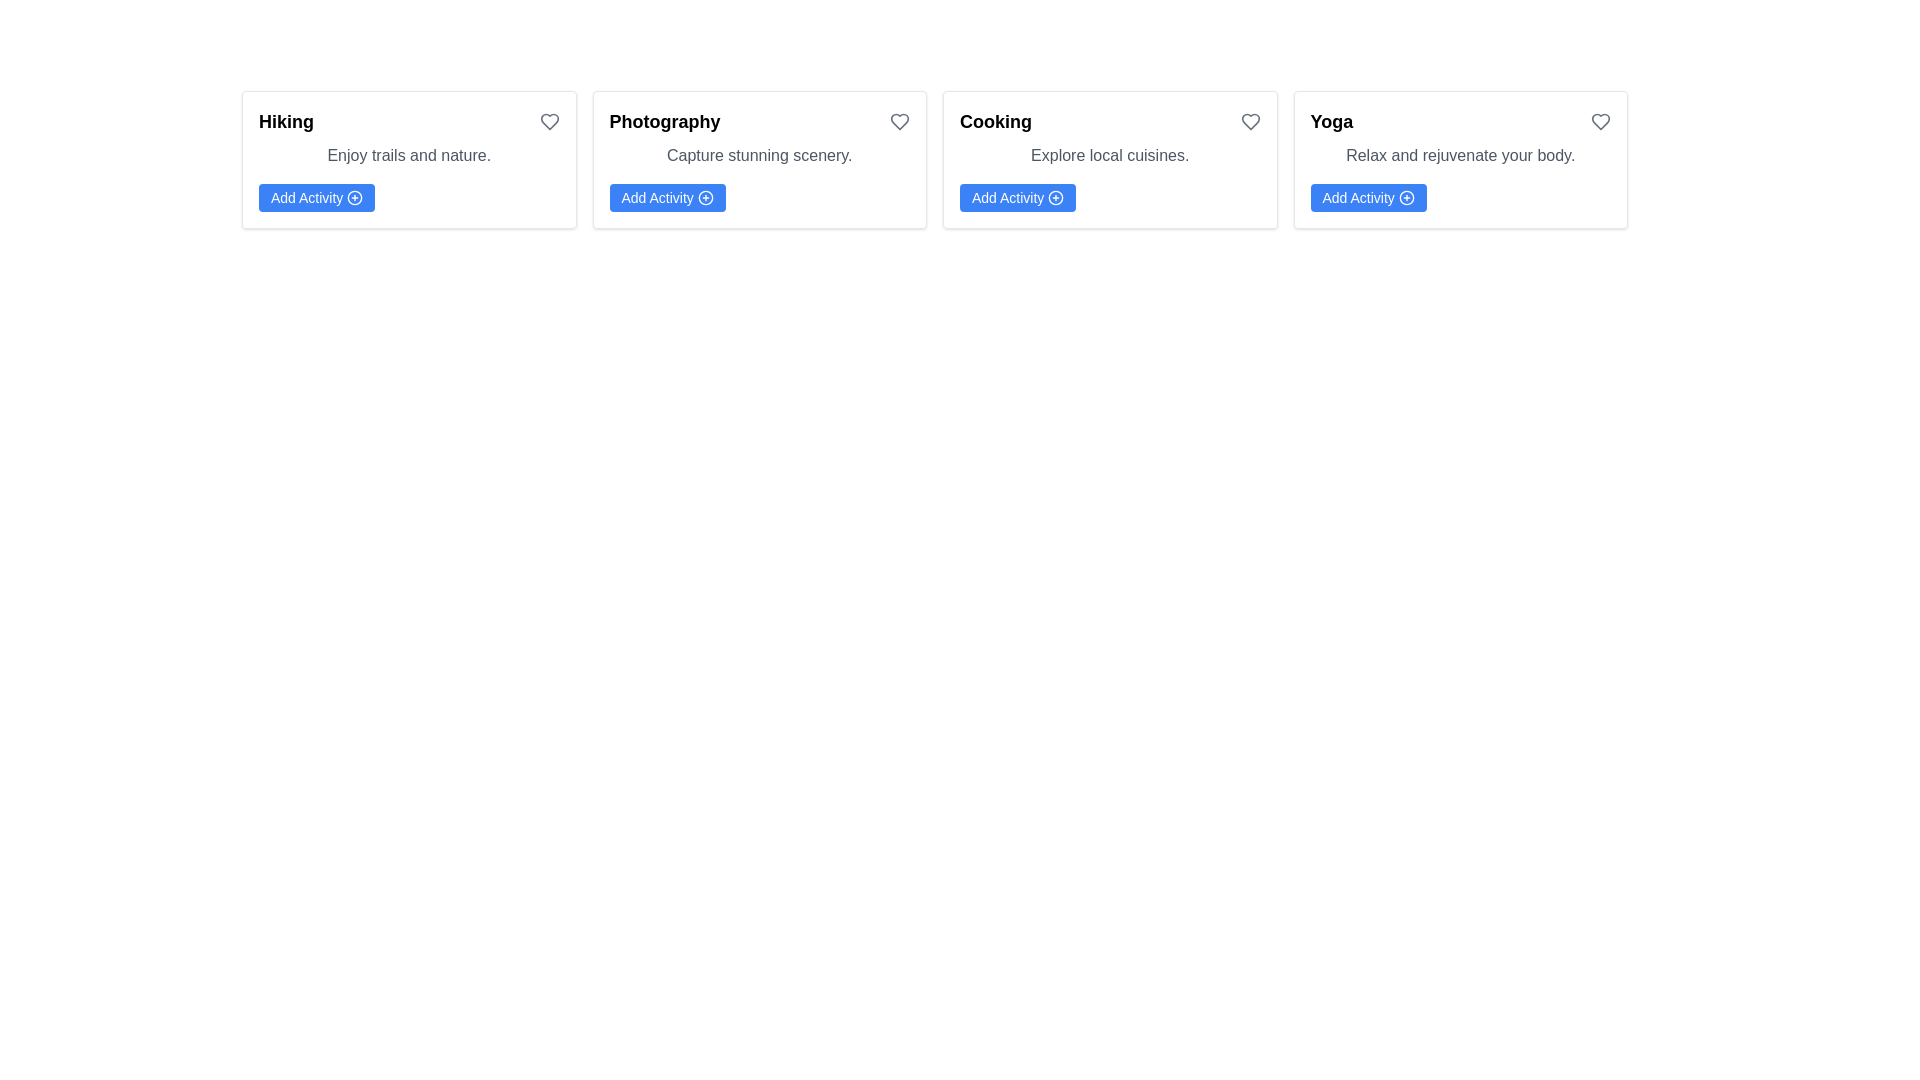 The width and height of the screenshot is (1920, 1080). Describe the element at coordinates (1055, 197) in the screenshot. I see `the SVG icon located to the right of the text label in the 'Add Activity' button under the 'Cooking' category to observe the hover effects` at that location.